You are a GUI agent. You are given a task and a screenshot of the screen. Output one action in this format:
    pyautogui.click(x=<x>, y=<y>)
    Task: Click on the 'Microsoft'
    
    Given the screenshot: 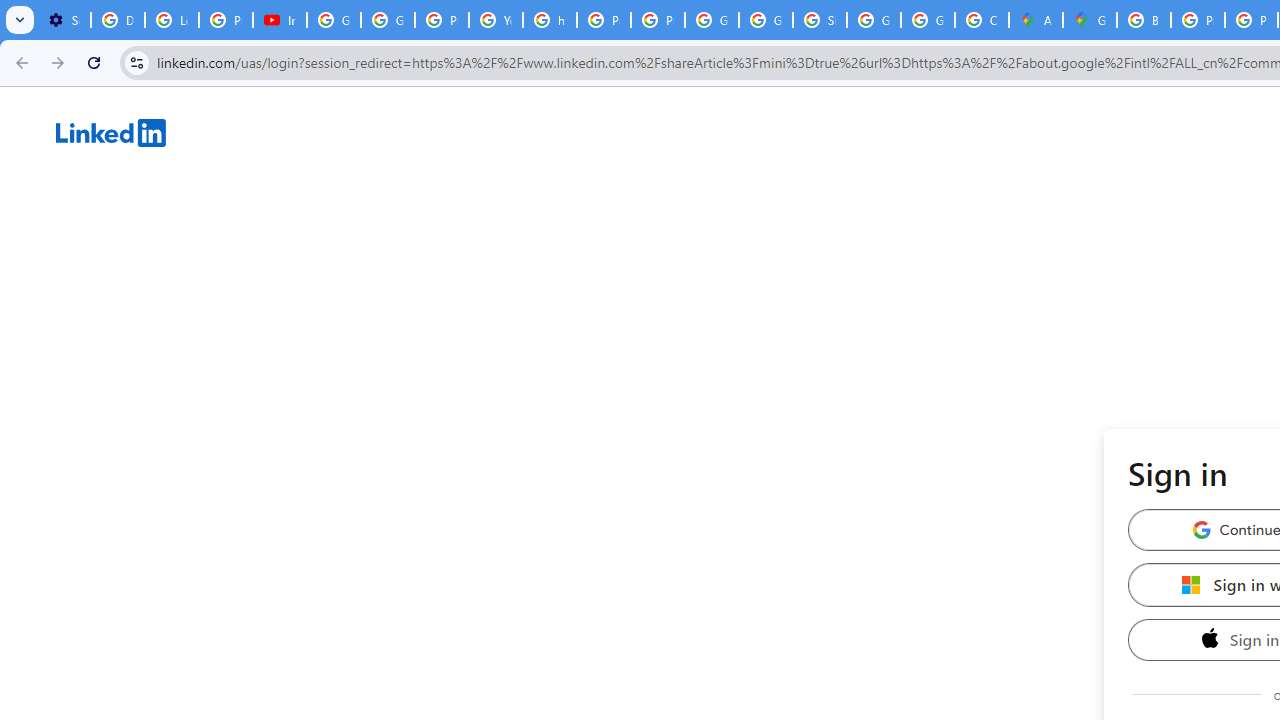 What is the action you would take?
    pyautogui.click(x=1191, y=584)
    